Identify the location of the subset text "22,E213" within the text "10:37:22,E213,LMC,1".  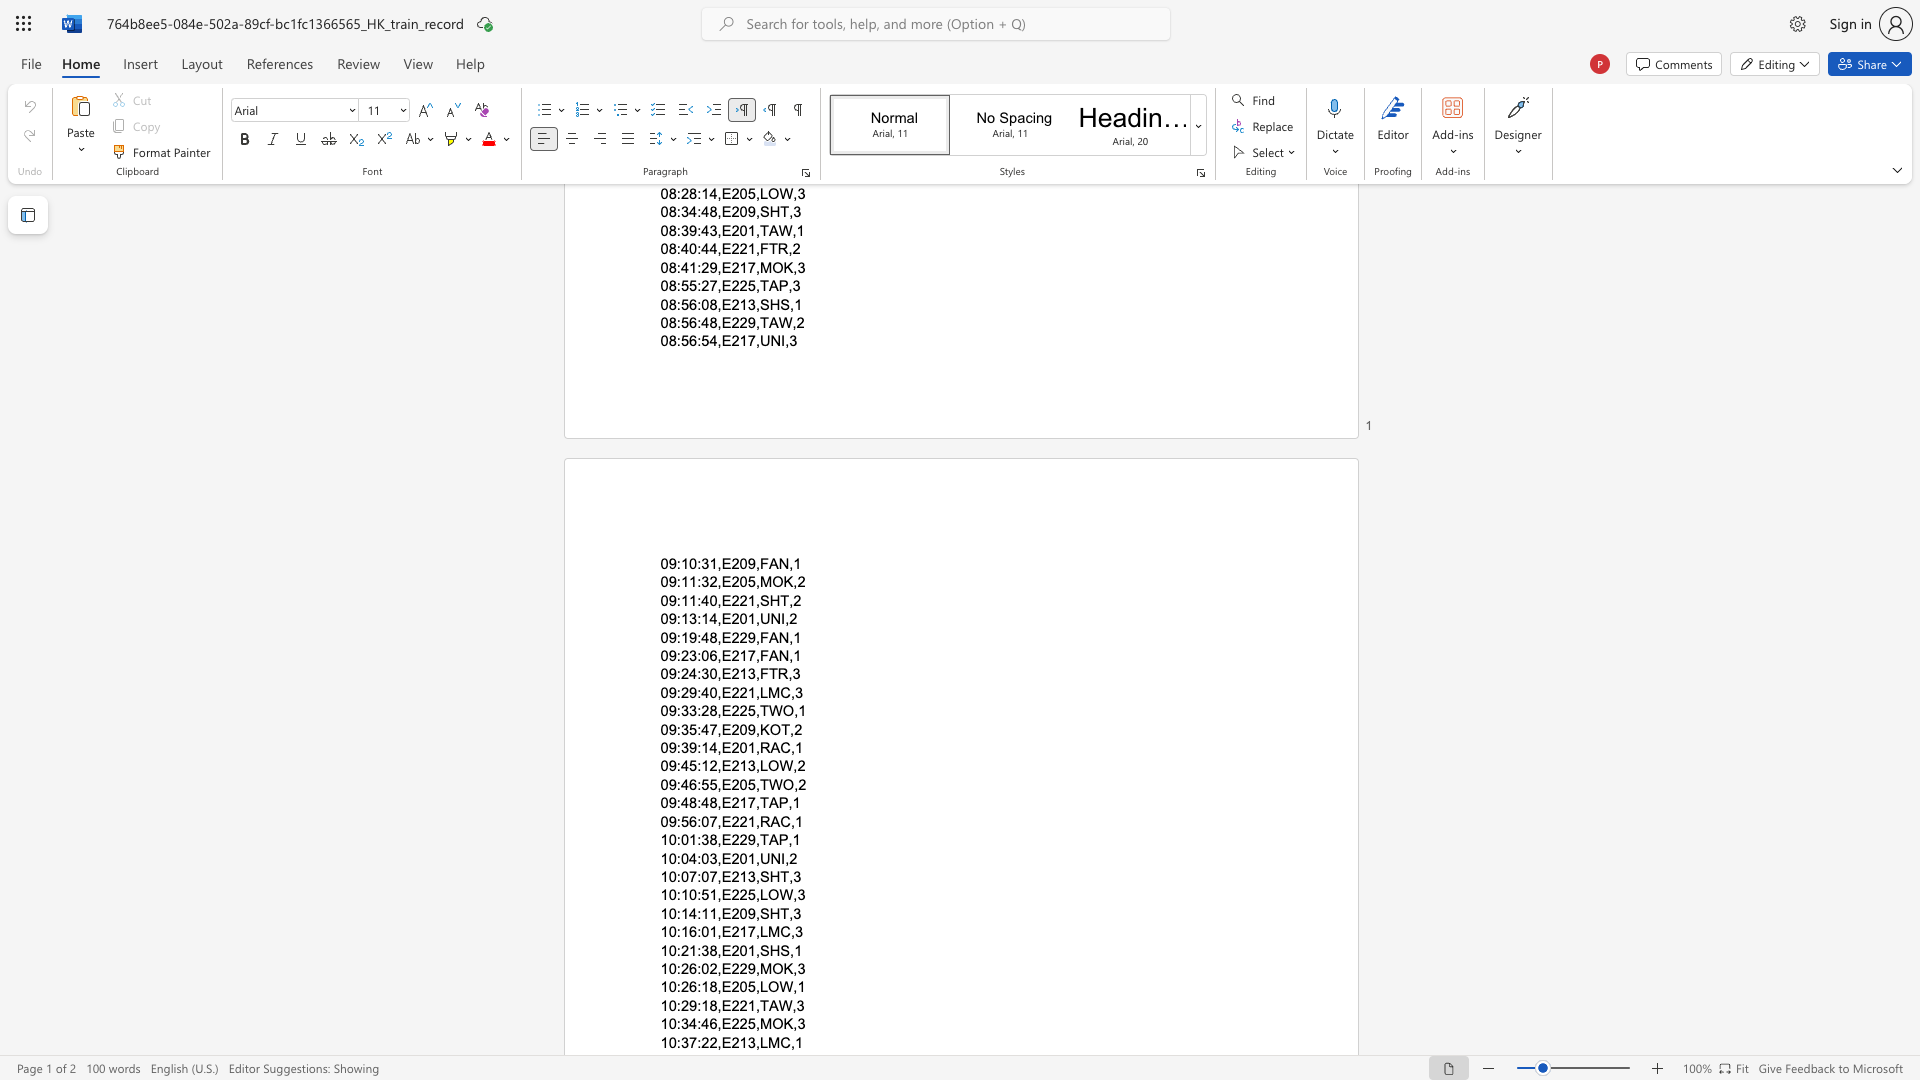
(701, 1041).